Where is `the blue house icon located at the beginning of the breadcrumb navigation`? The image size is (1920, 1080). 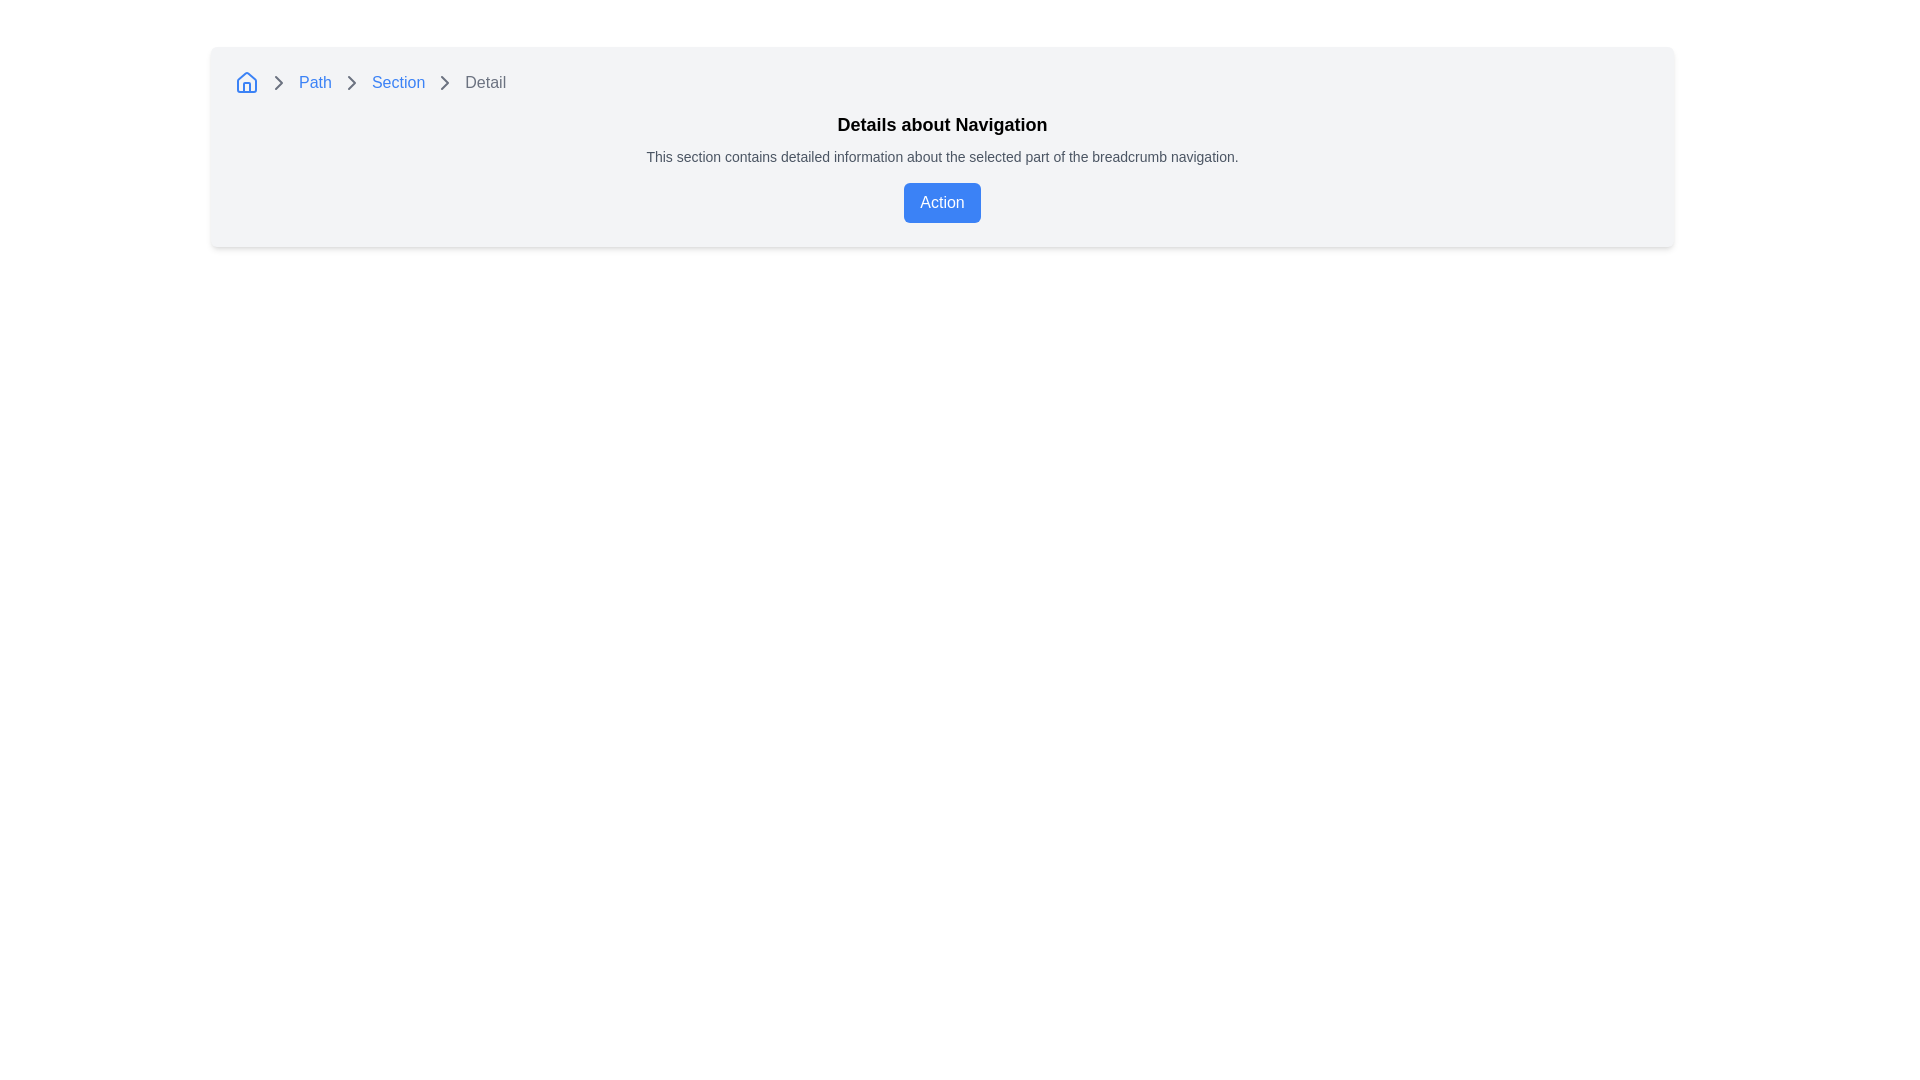
the blue house icon located at the beginning of the breadcrumb navigation is located at coordinates (245, 82).